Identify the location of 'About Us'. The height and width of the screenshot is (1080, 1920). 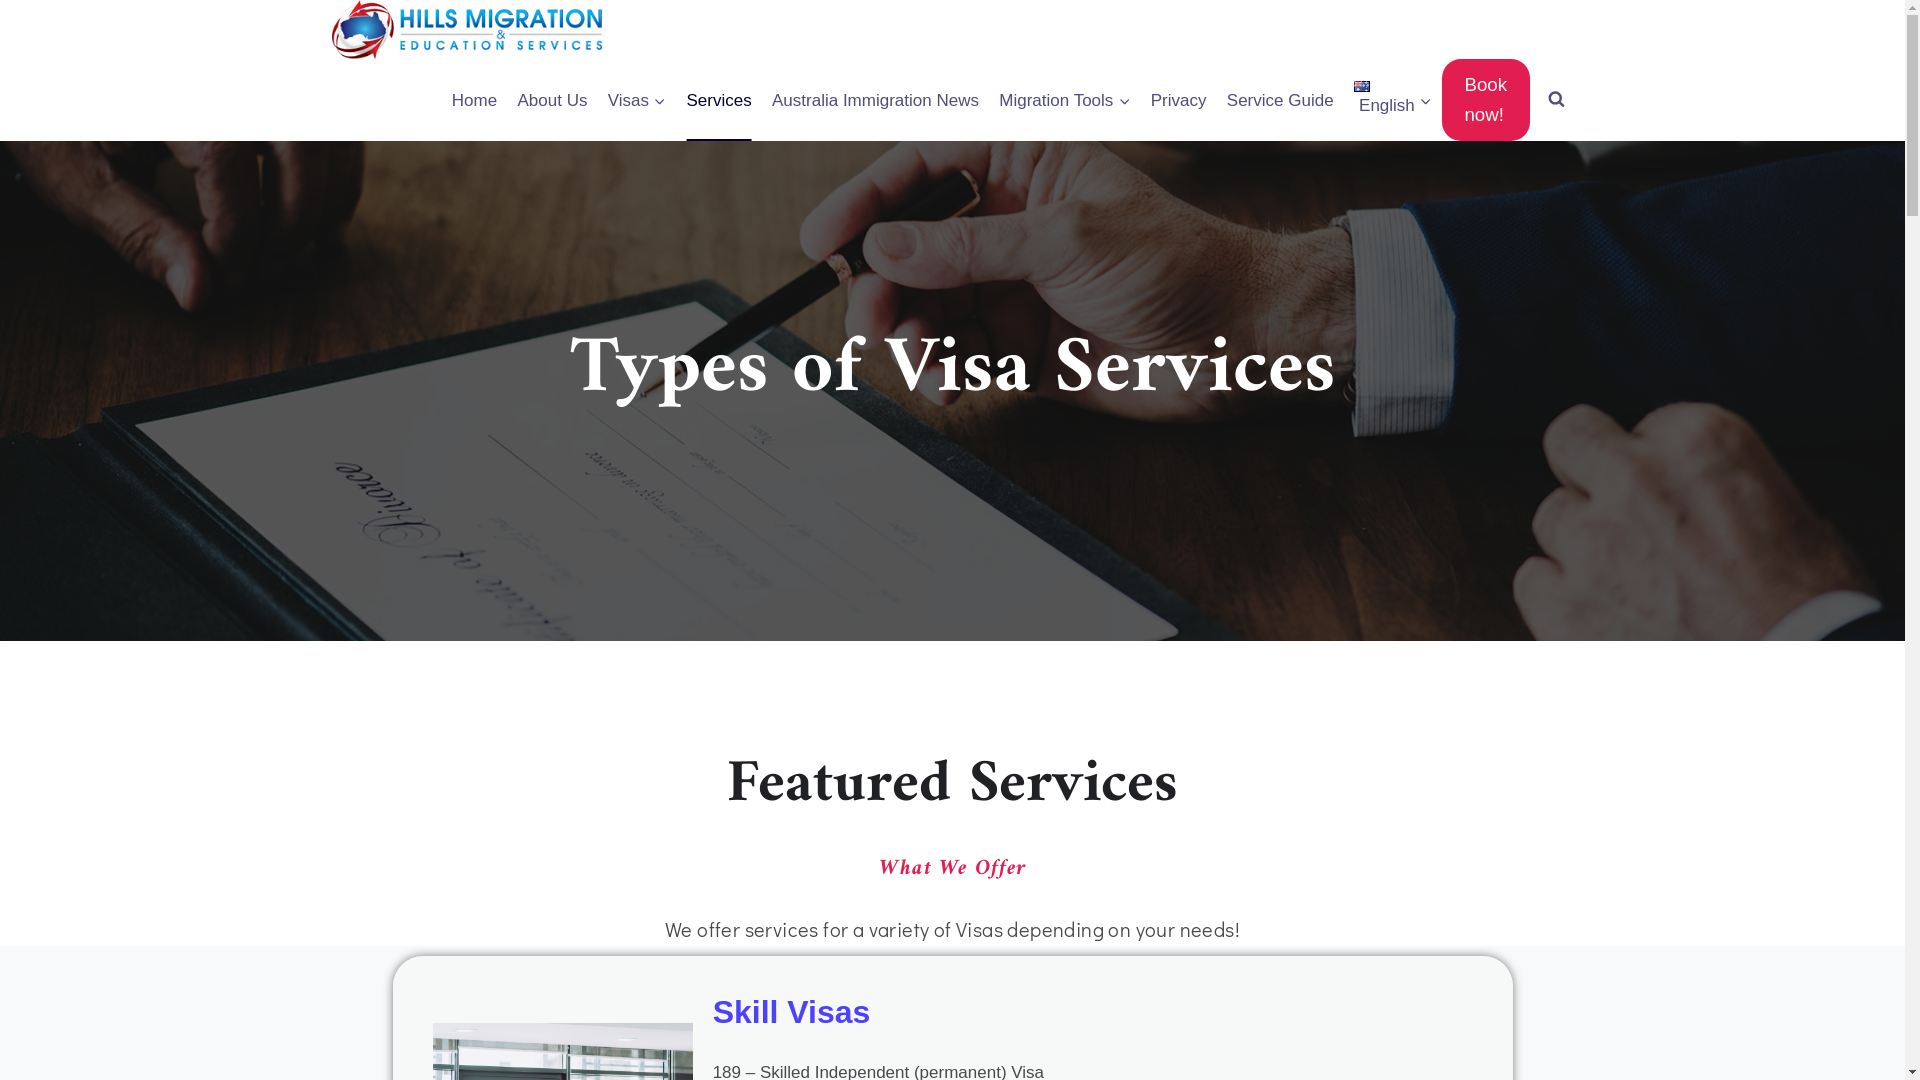
(552, 100).